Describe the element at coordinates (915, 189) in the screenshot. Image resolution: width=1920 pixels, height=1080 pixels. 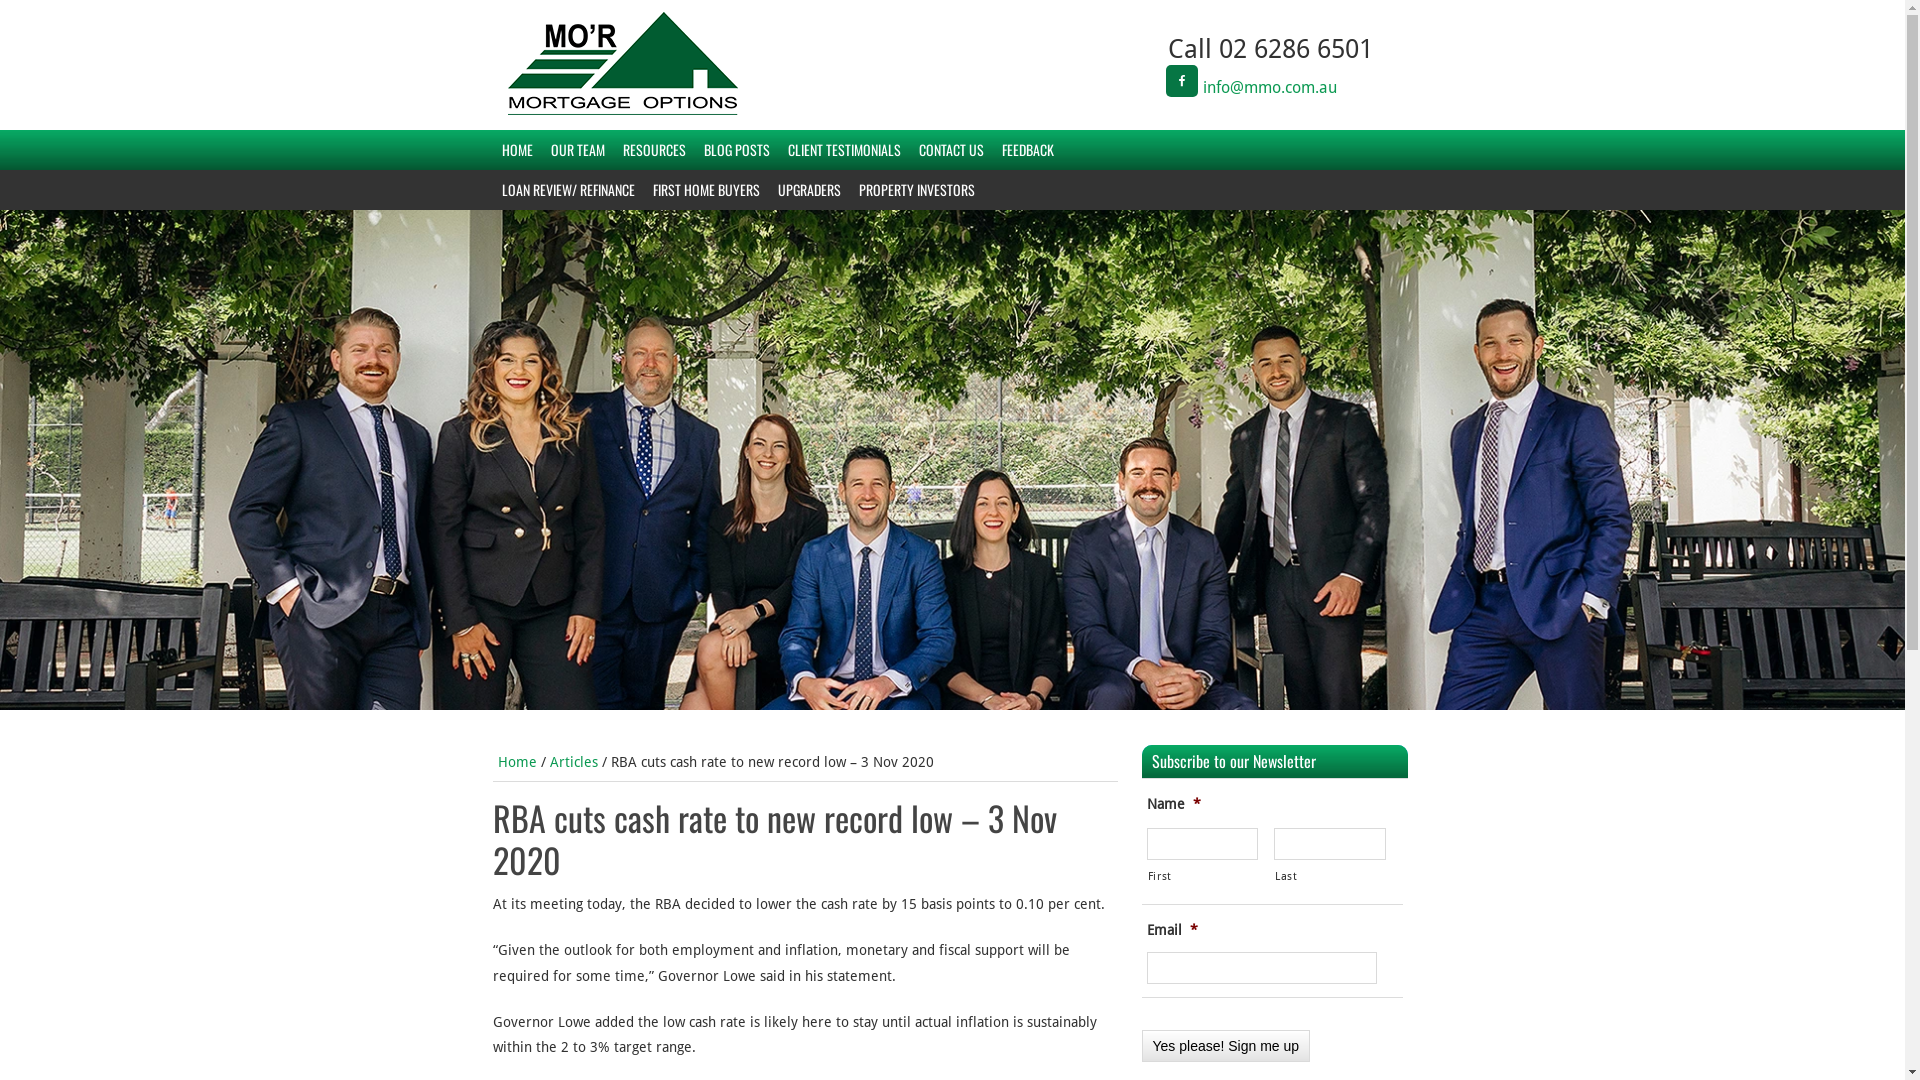
I see `'PROPERTY INVESTORS'` at that location.